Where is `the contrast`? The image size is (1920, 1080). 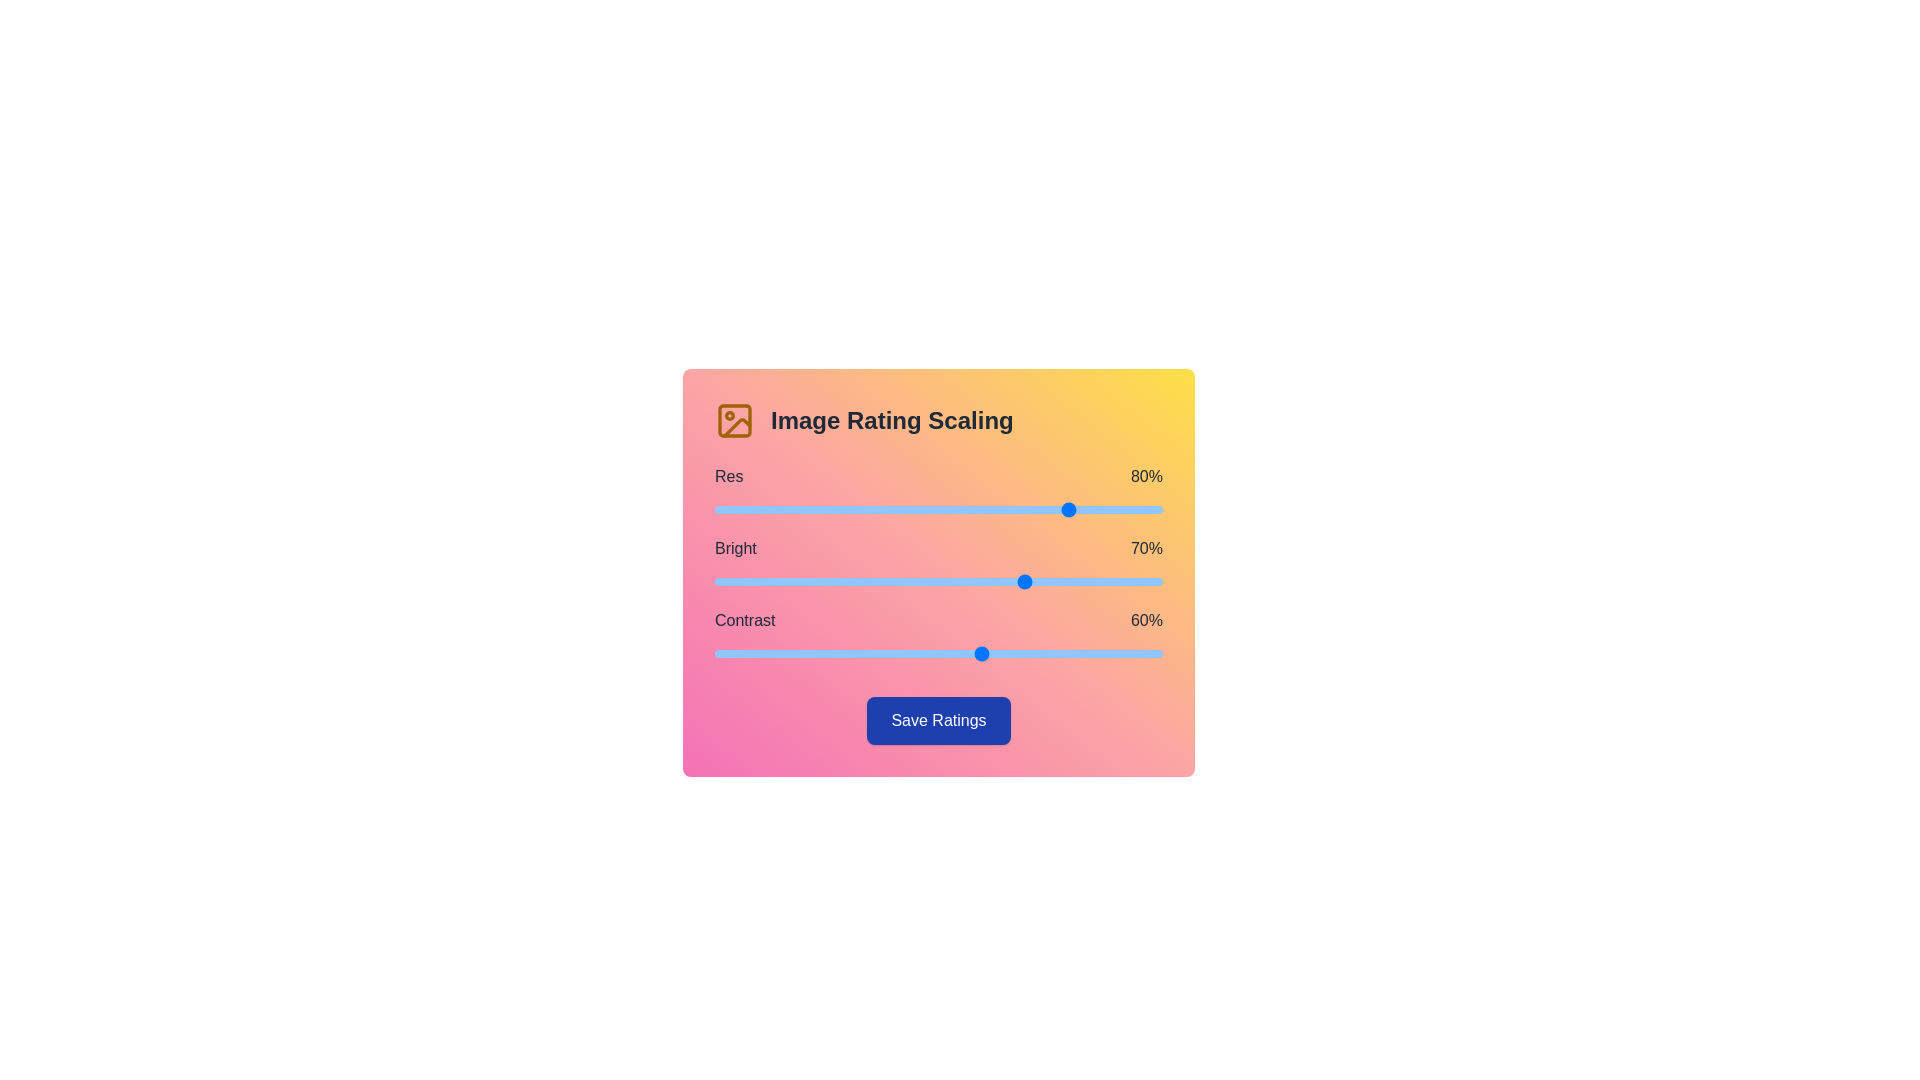 the contrast is located at coordinates (804, 654).